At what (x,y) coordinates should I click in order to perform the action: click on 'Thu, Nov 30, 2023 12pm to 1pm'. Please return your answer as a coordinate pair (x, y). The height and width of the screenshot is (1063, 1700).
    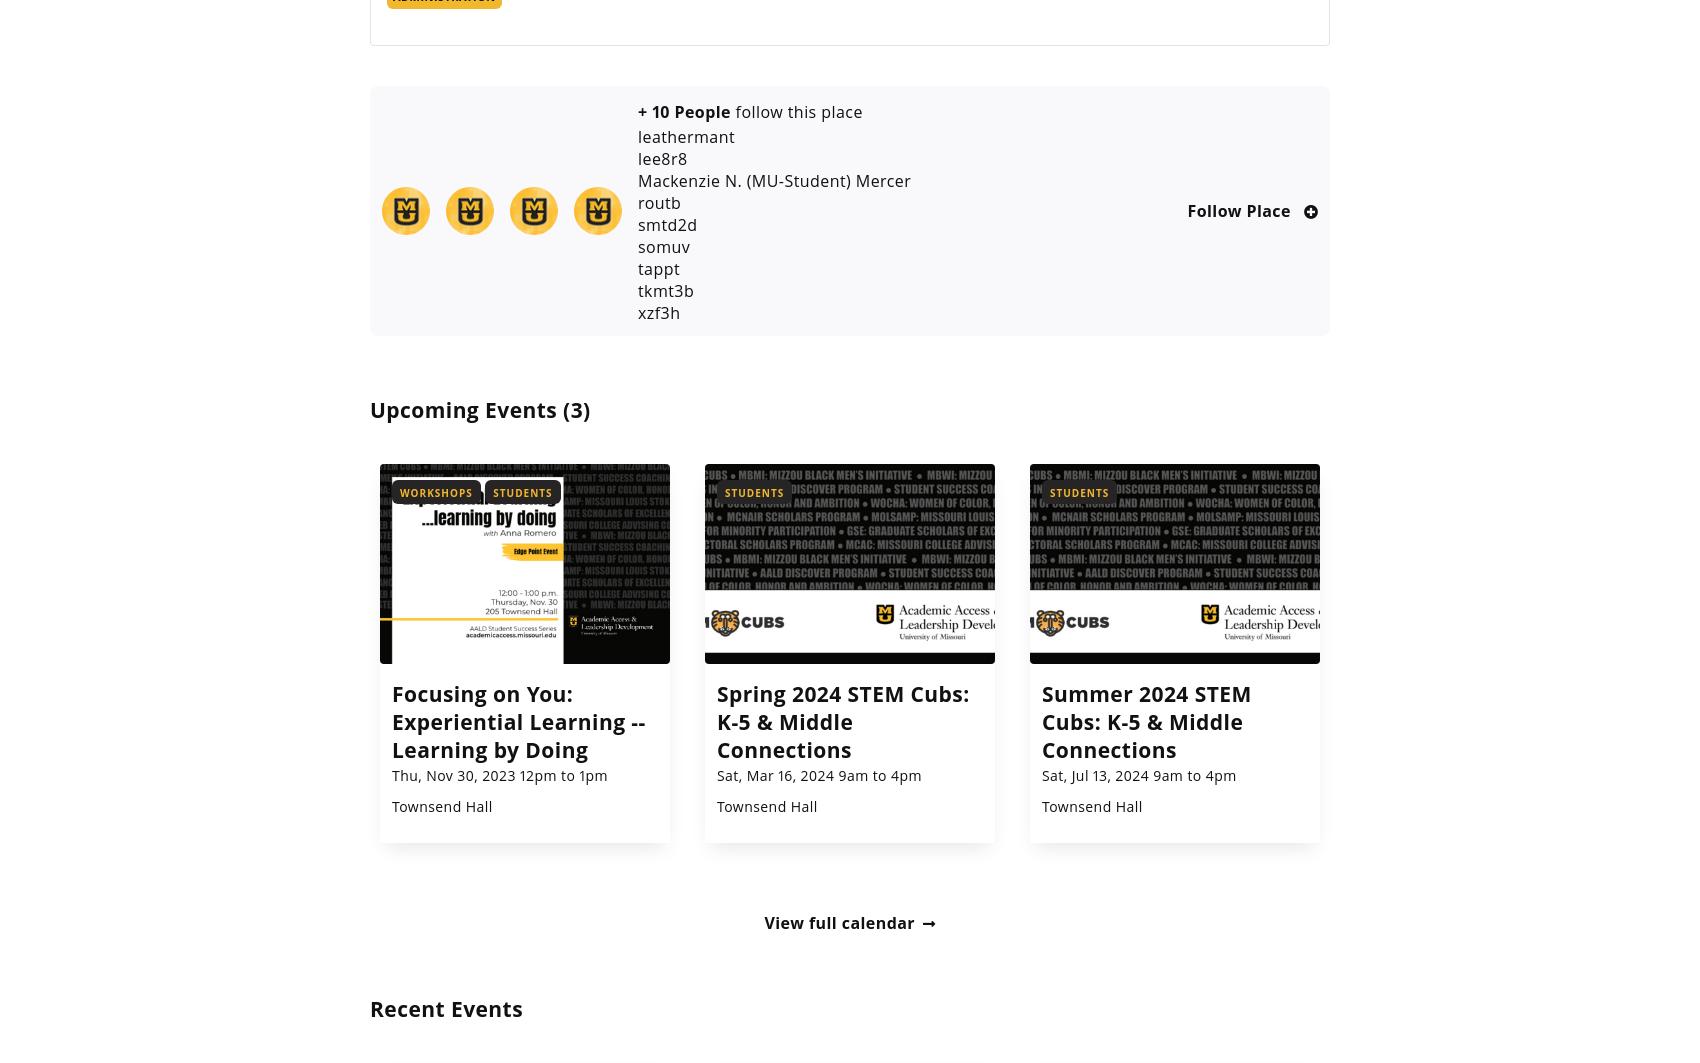
    Looking at the image, I should click on (499, 773).